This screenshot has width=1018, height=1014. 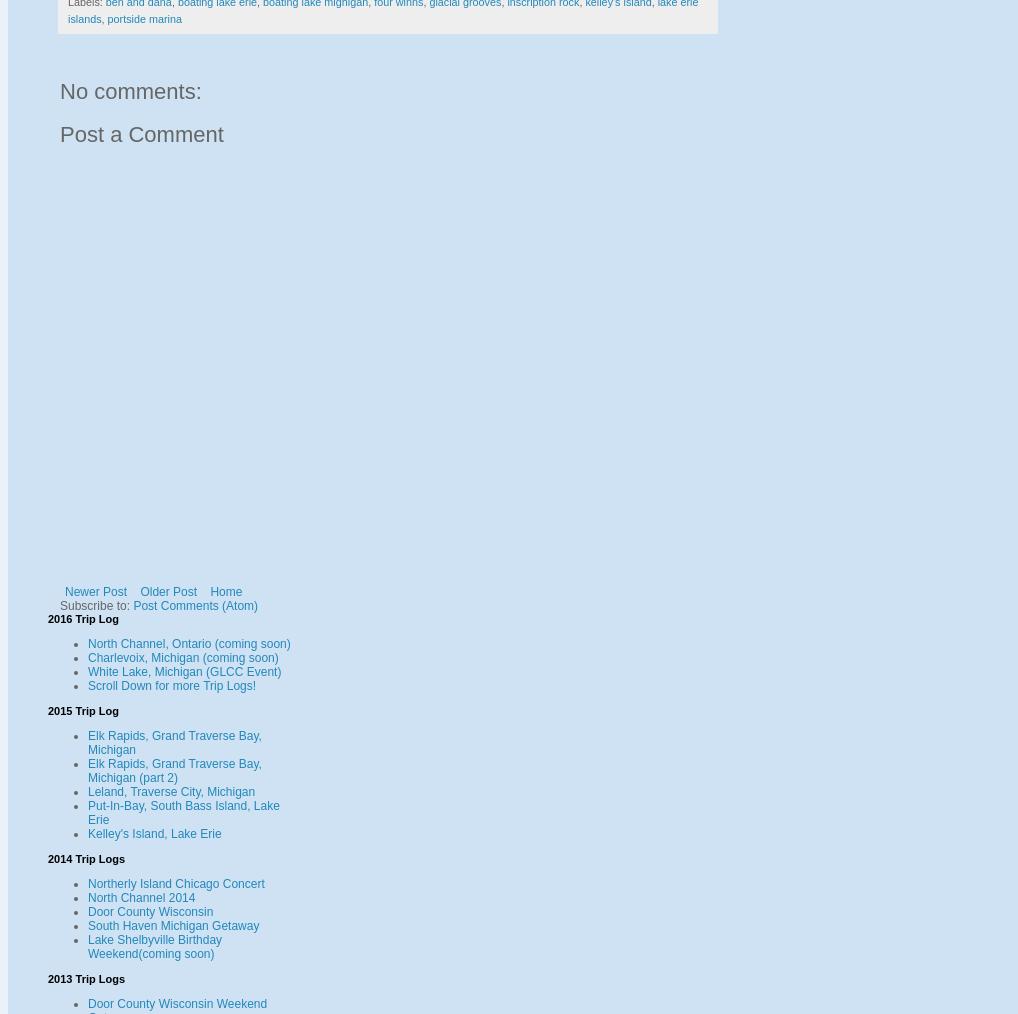 I want to click on '2015 Trip Log', so click(x=82, y=709).